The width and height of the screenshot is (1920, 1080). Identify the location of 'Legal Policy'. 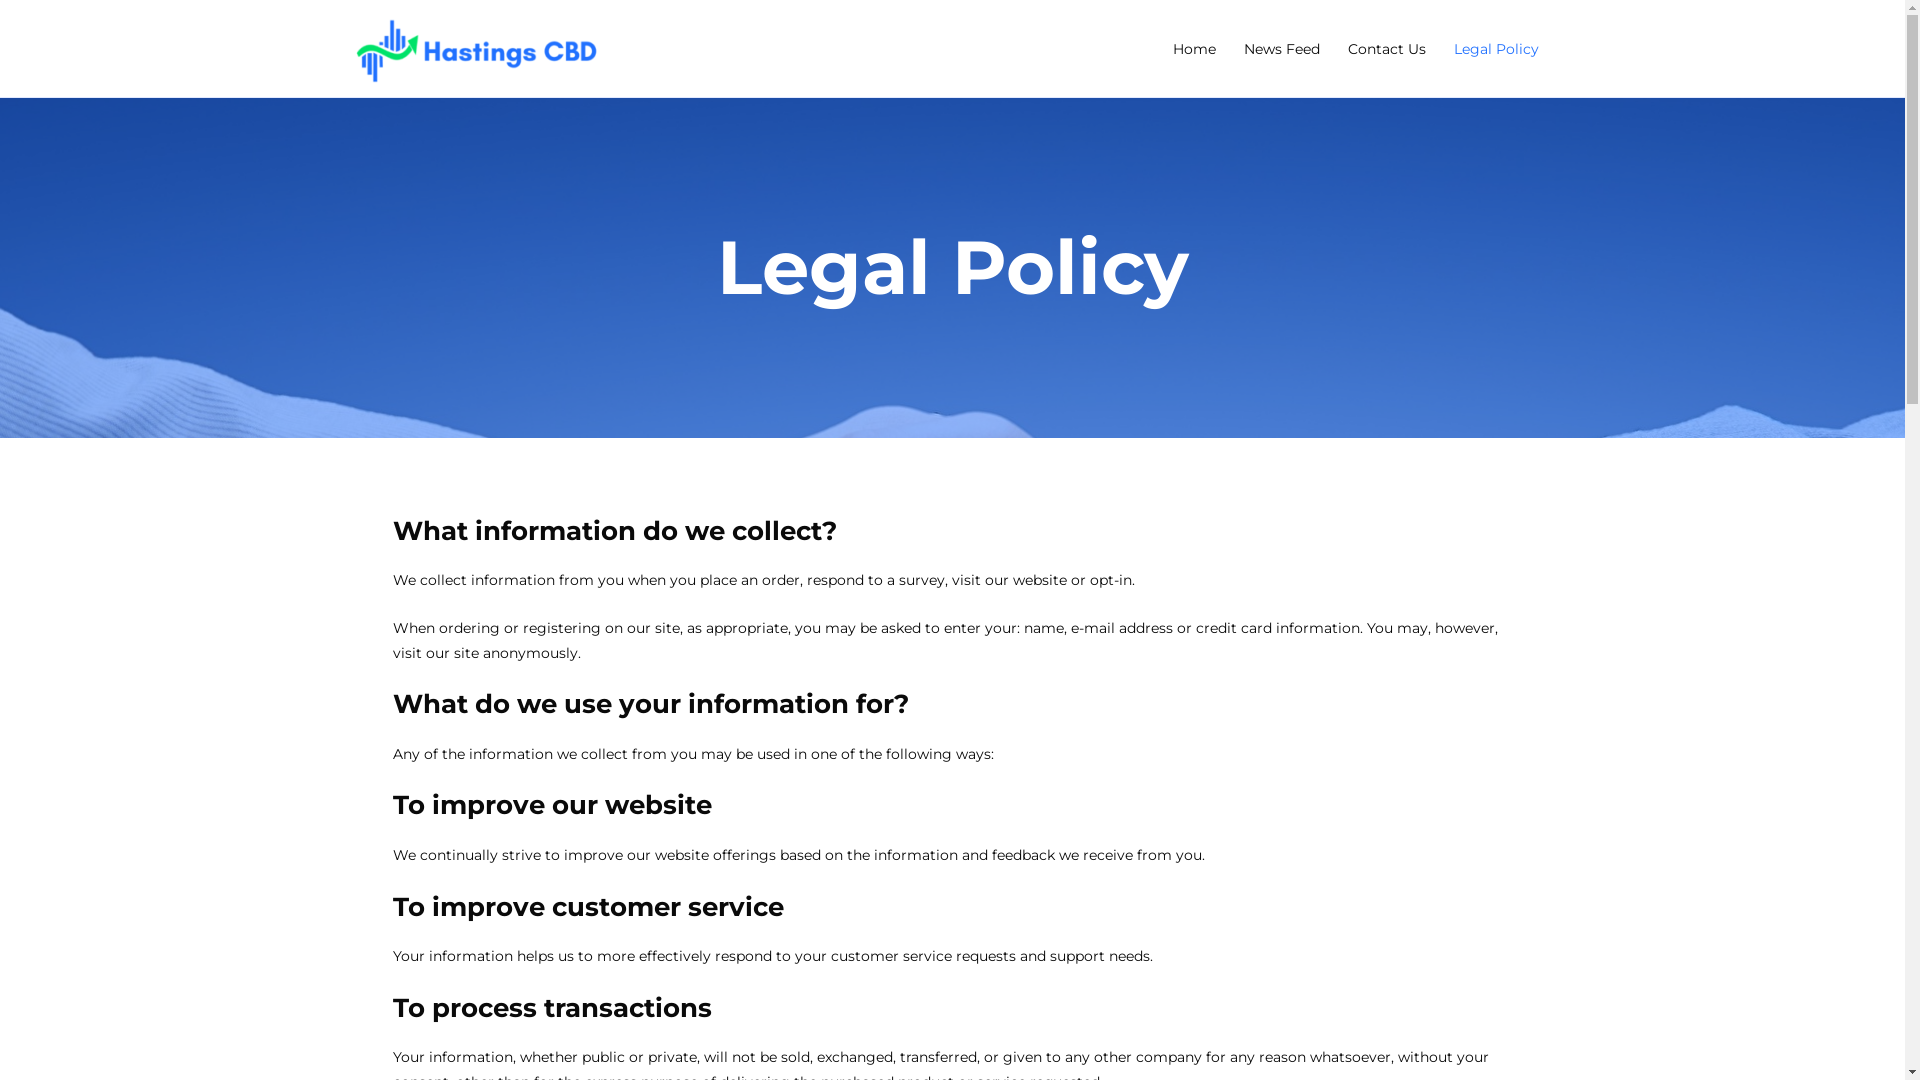
(1496, 46).